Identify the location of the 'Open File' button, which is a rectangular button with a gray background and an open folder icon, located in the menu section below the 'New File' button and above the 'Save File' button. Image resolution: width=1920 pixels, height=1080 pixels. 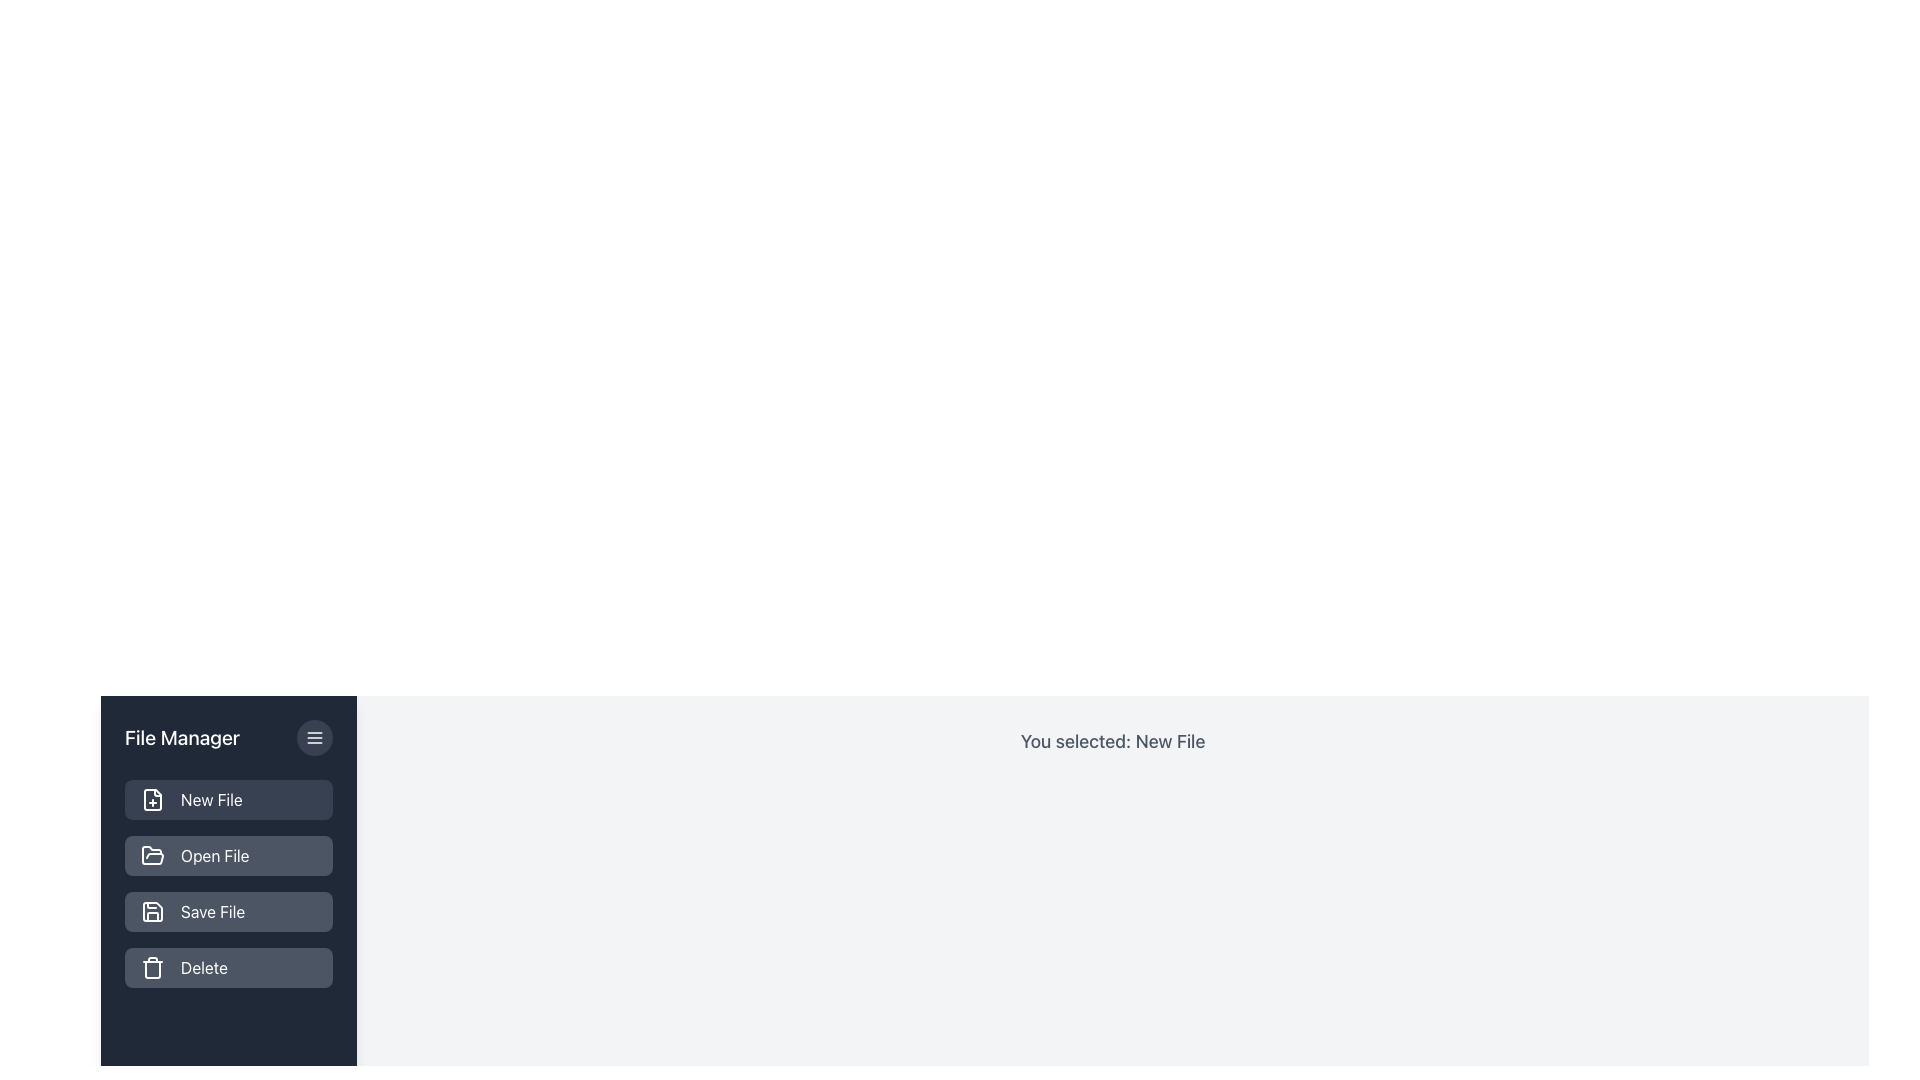
(229, 855).